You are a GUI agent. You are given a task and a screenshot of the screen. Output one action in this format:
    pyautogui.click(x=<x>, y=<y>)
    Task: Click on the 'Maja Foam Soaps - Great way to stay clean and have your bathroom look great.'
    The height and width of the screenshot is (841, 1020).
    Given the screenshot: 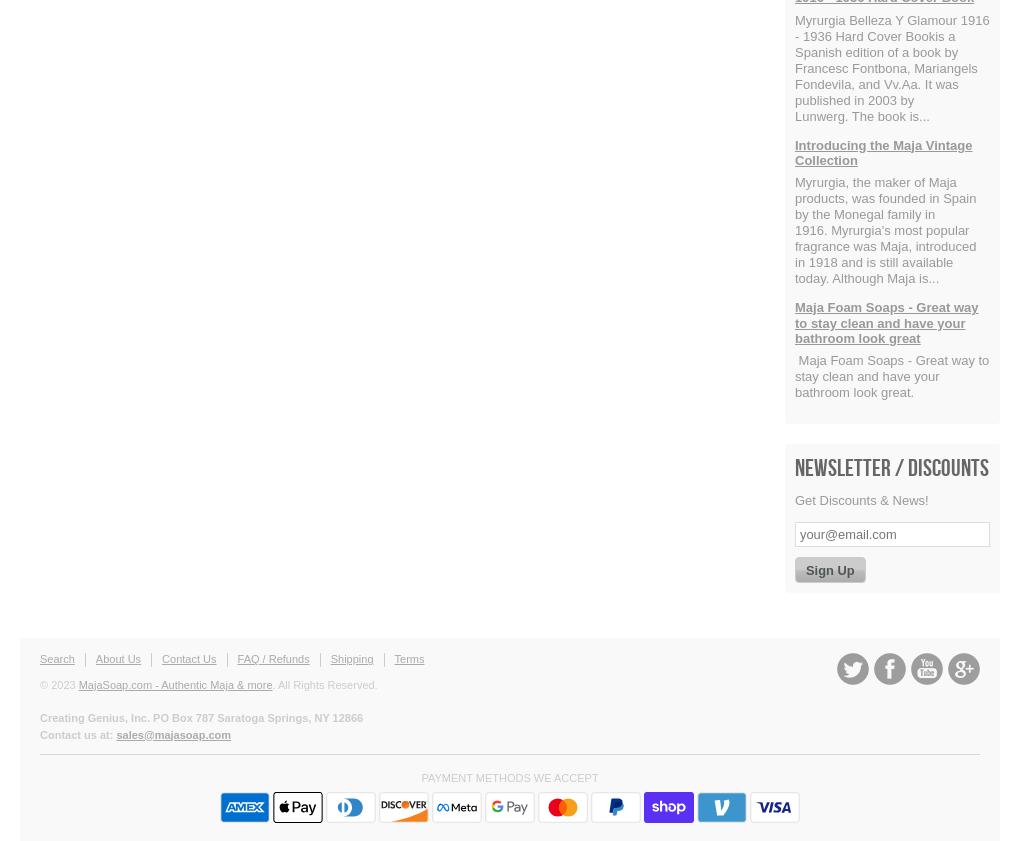 What is the action you would take?
    pyautogui.click(x=890, y=375)
    